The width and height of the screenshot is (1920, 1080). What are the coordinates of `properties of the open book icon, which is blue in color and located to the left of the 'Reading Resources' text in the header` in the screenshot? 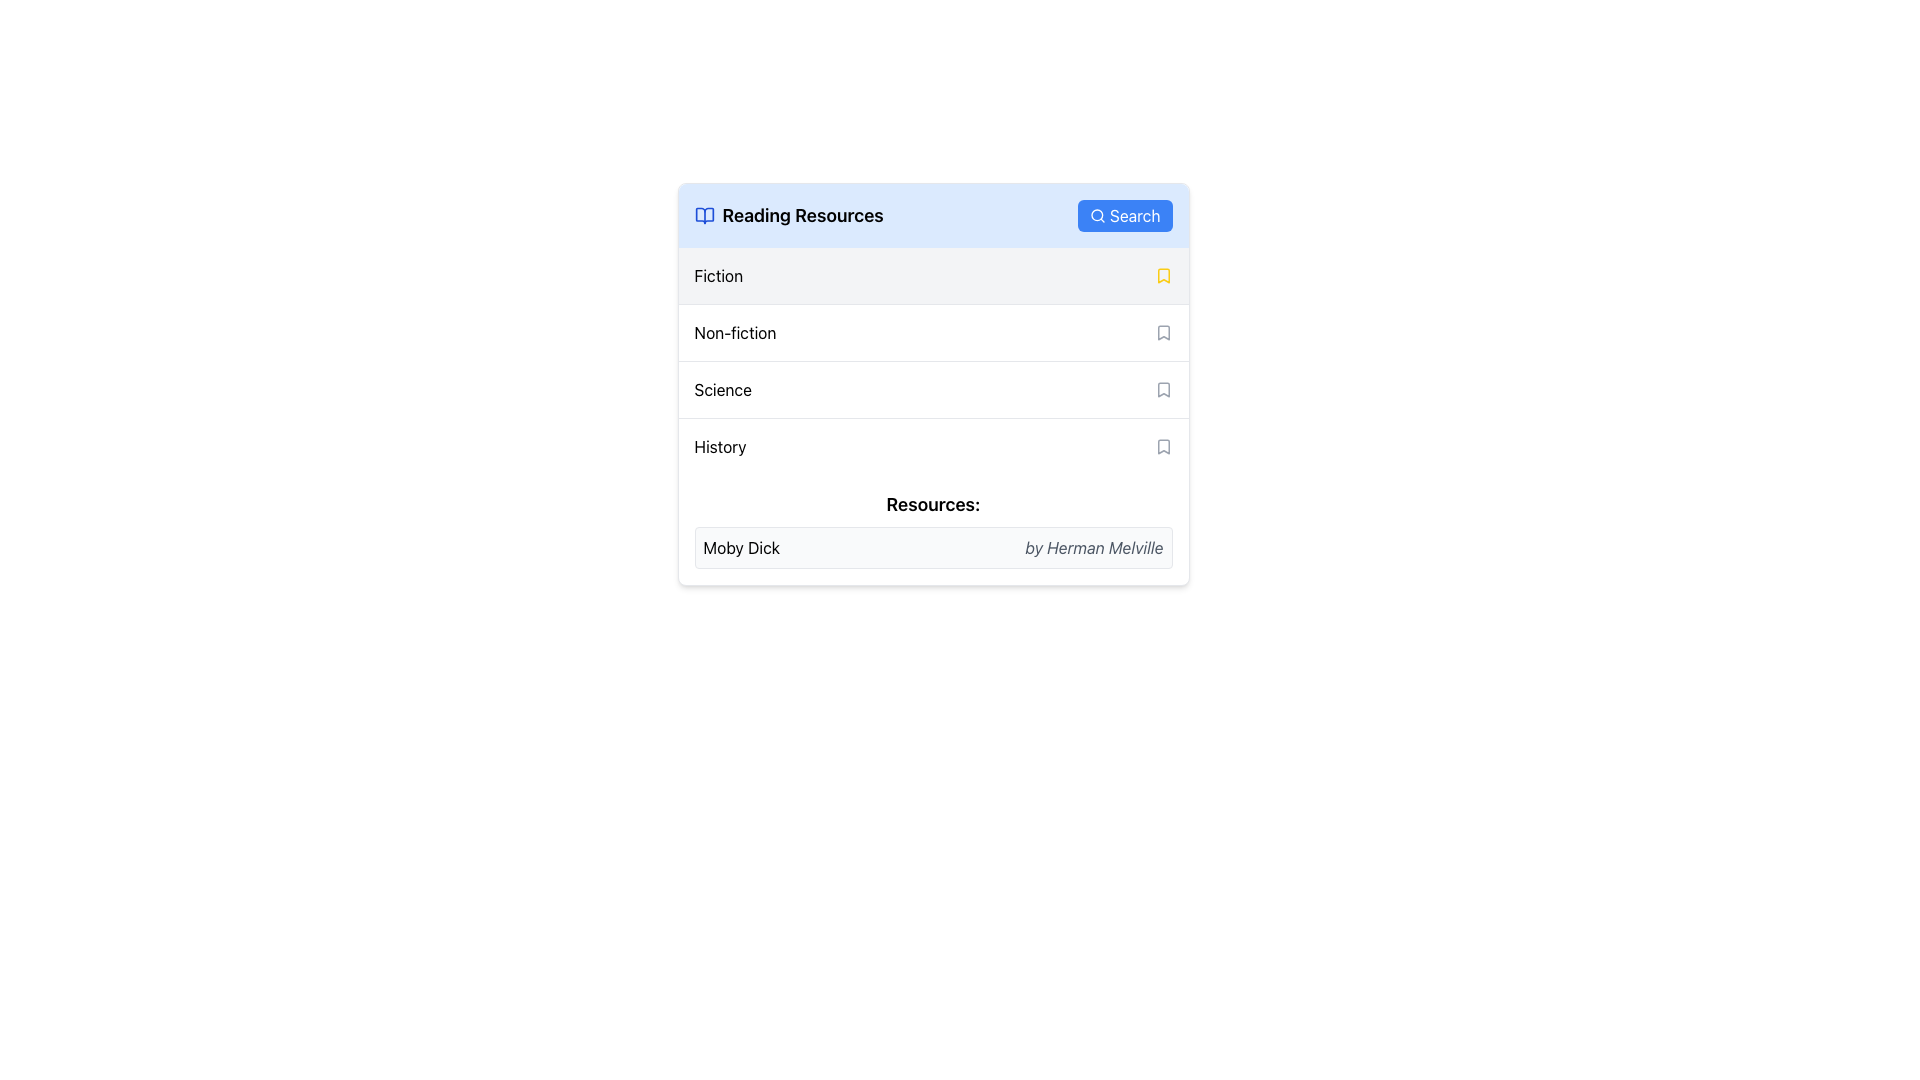 It's located at (704, 216).